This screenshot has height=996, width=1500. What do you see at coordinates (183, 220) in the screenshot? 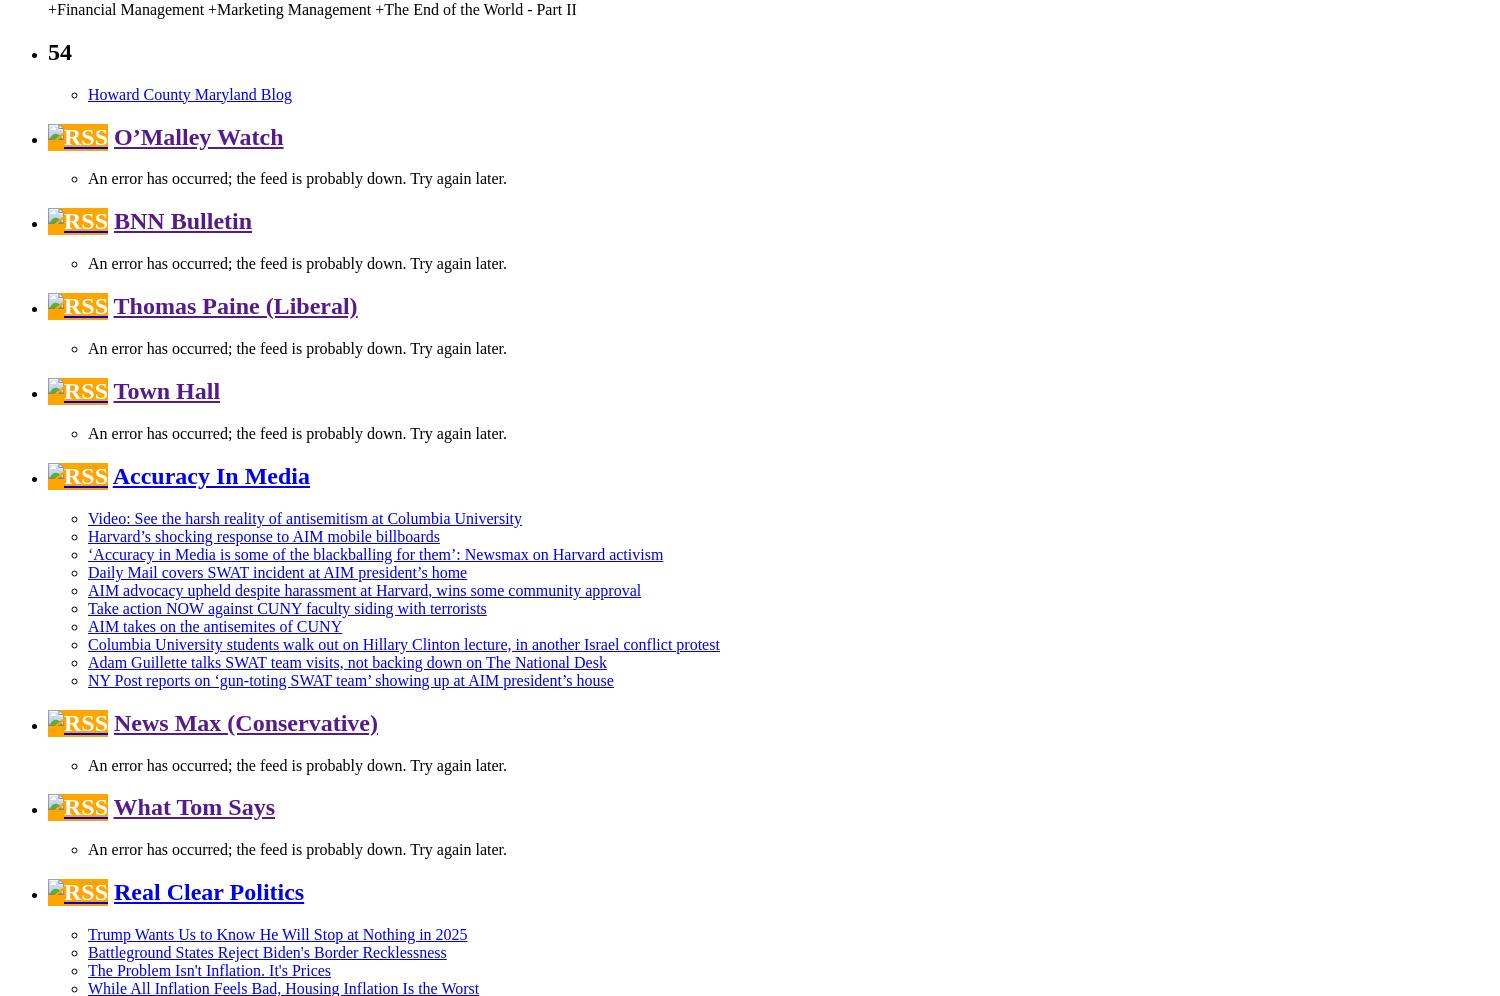
I see `'BNN Bulletin'` at bounding box center [183, 220].